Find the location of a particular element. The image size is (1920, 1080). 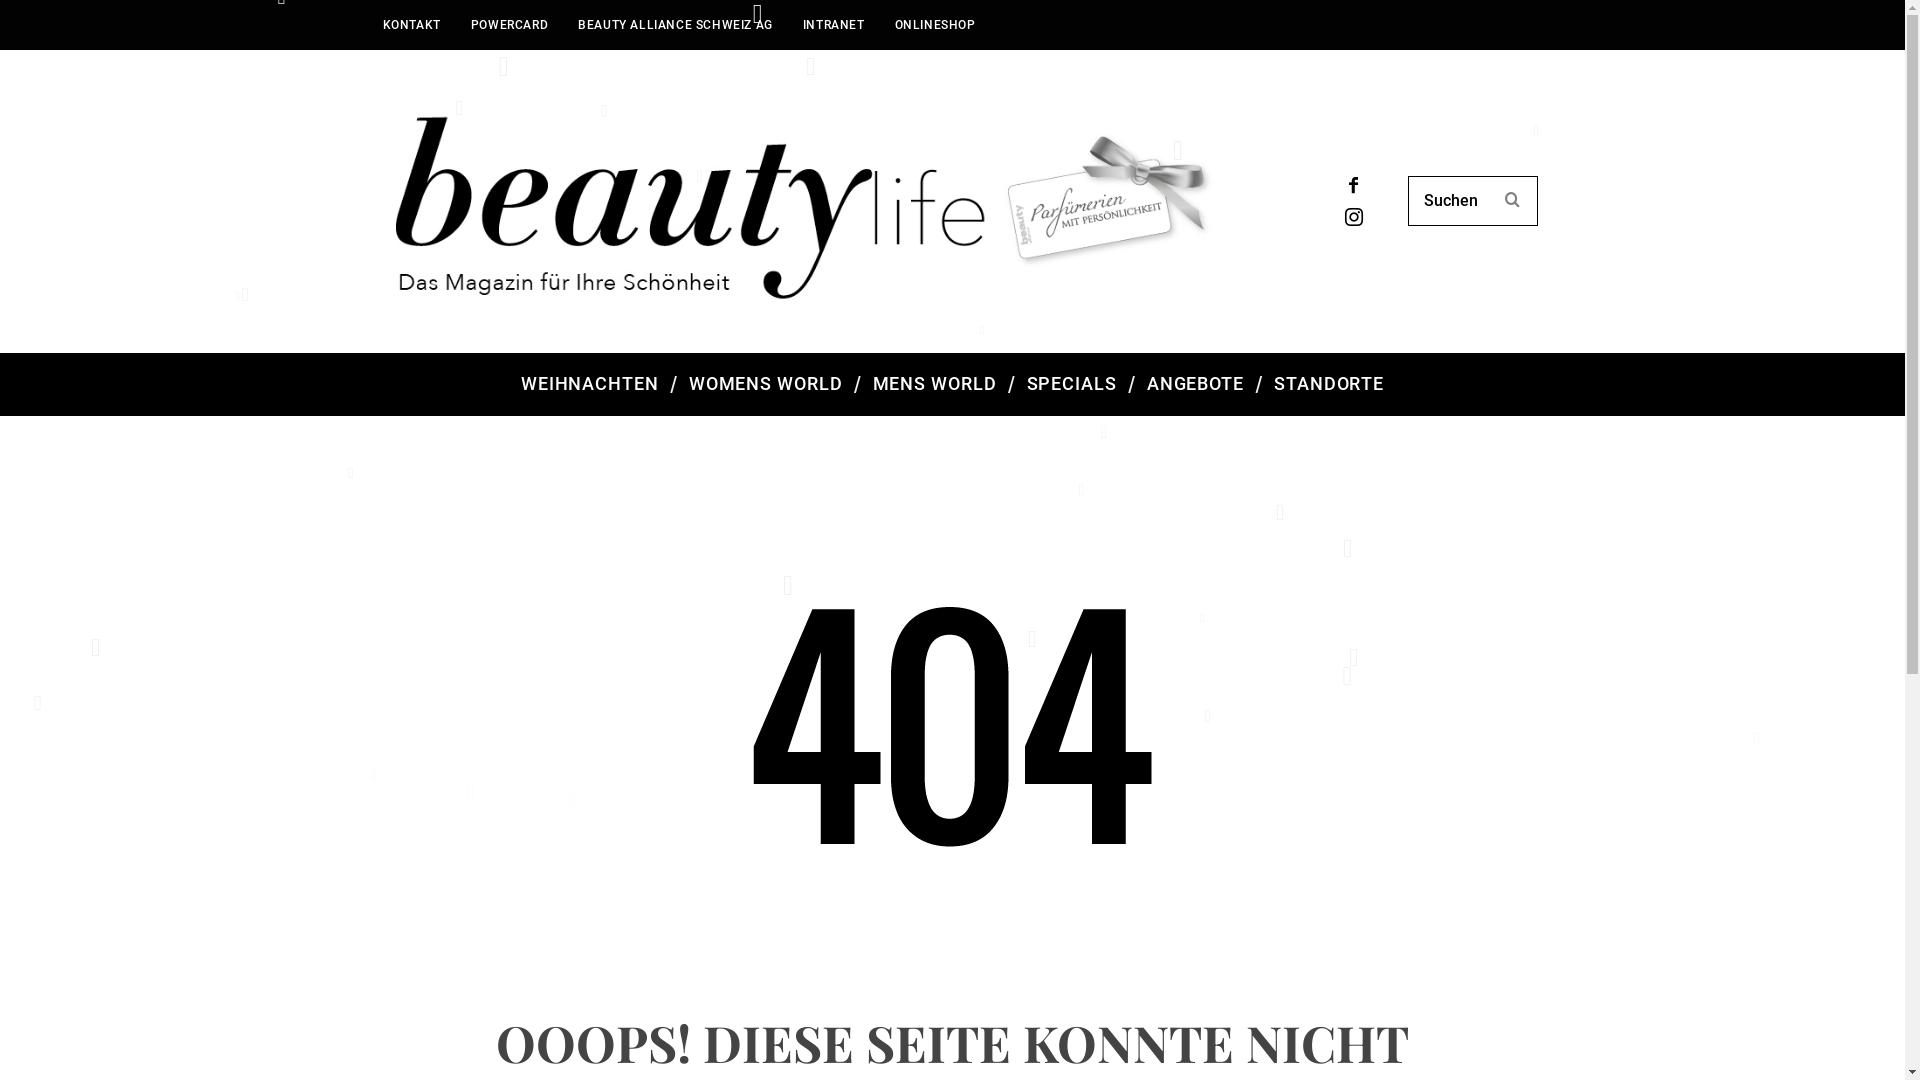

'ONLINESHOP' is located at coordinates (879, 24).